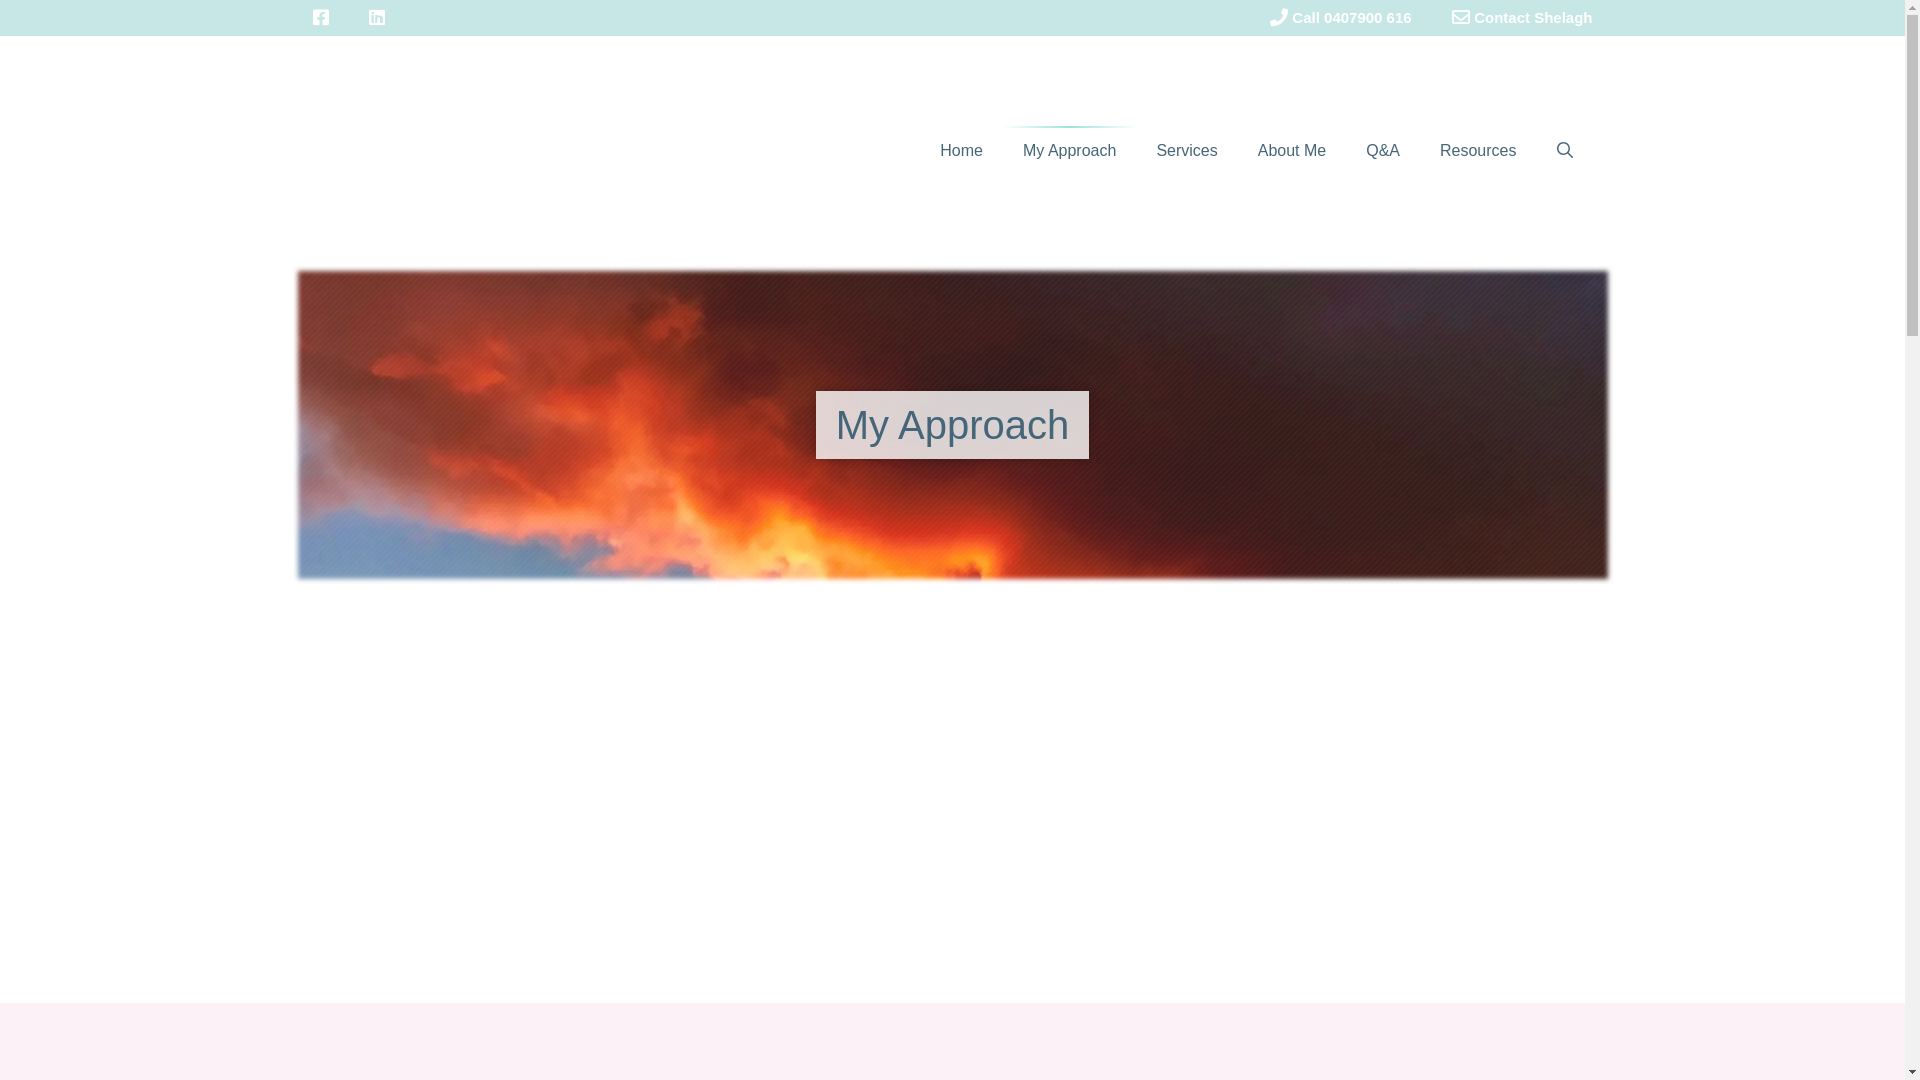 This screenshot has width=1920, height=1080. Describe the element at coordinates (320, 18) in the screenshot. I see `'Facebook'` at that location.